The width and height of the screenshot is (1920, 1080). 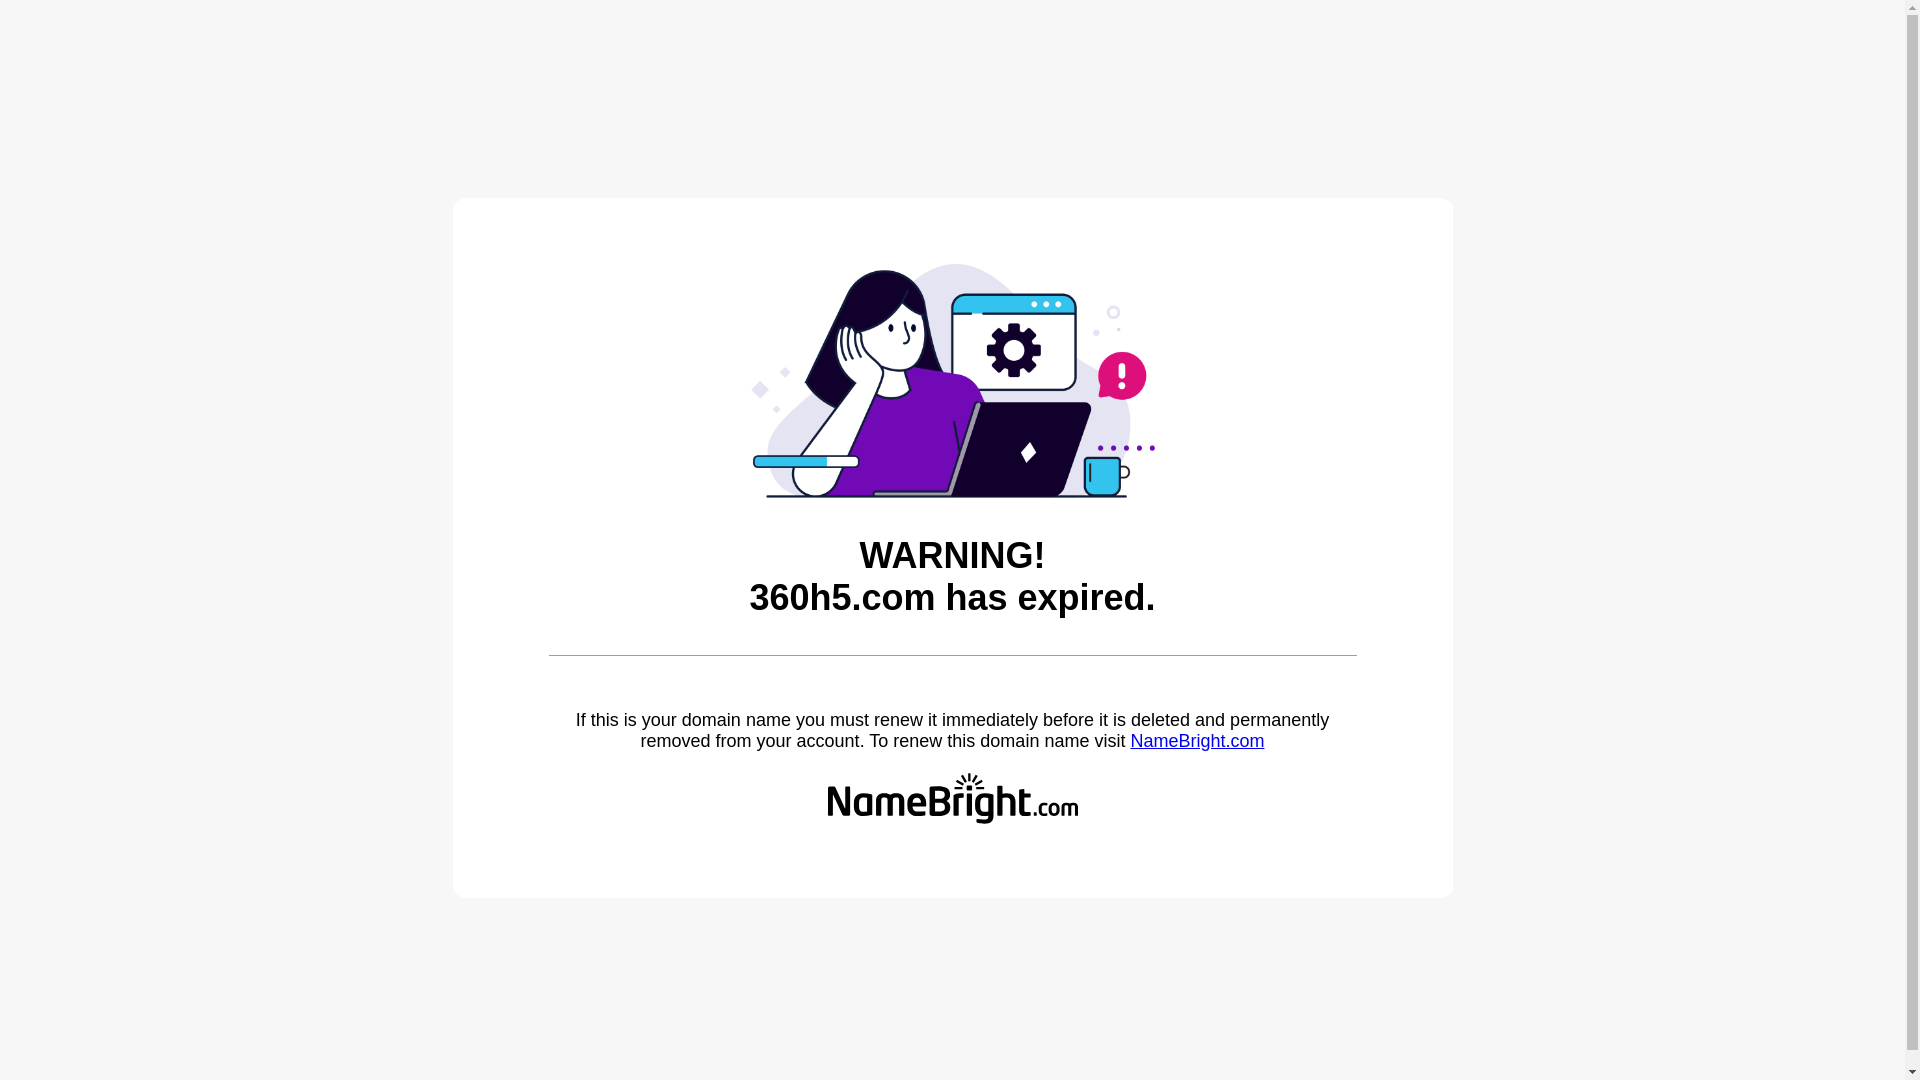 I want to click on 'NameBright.com', so click(x=1196, y=740).